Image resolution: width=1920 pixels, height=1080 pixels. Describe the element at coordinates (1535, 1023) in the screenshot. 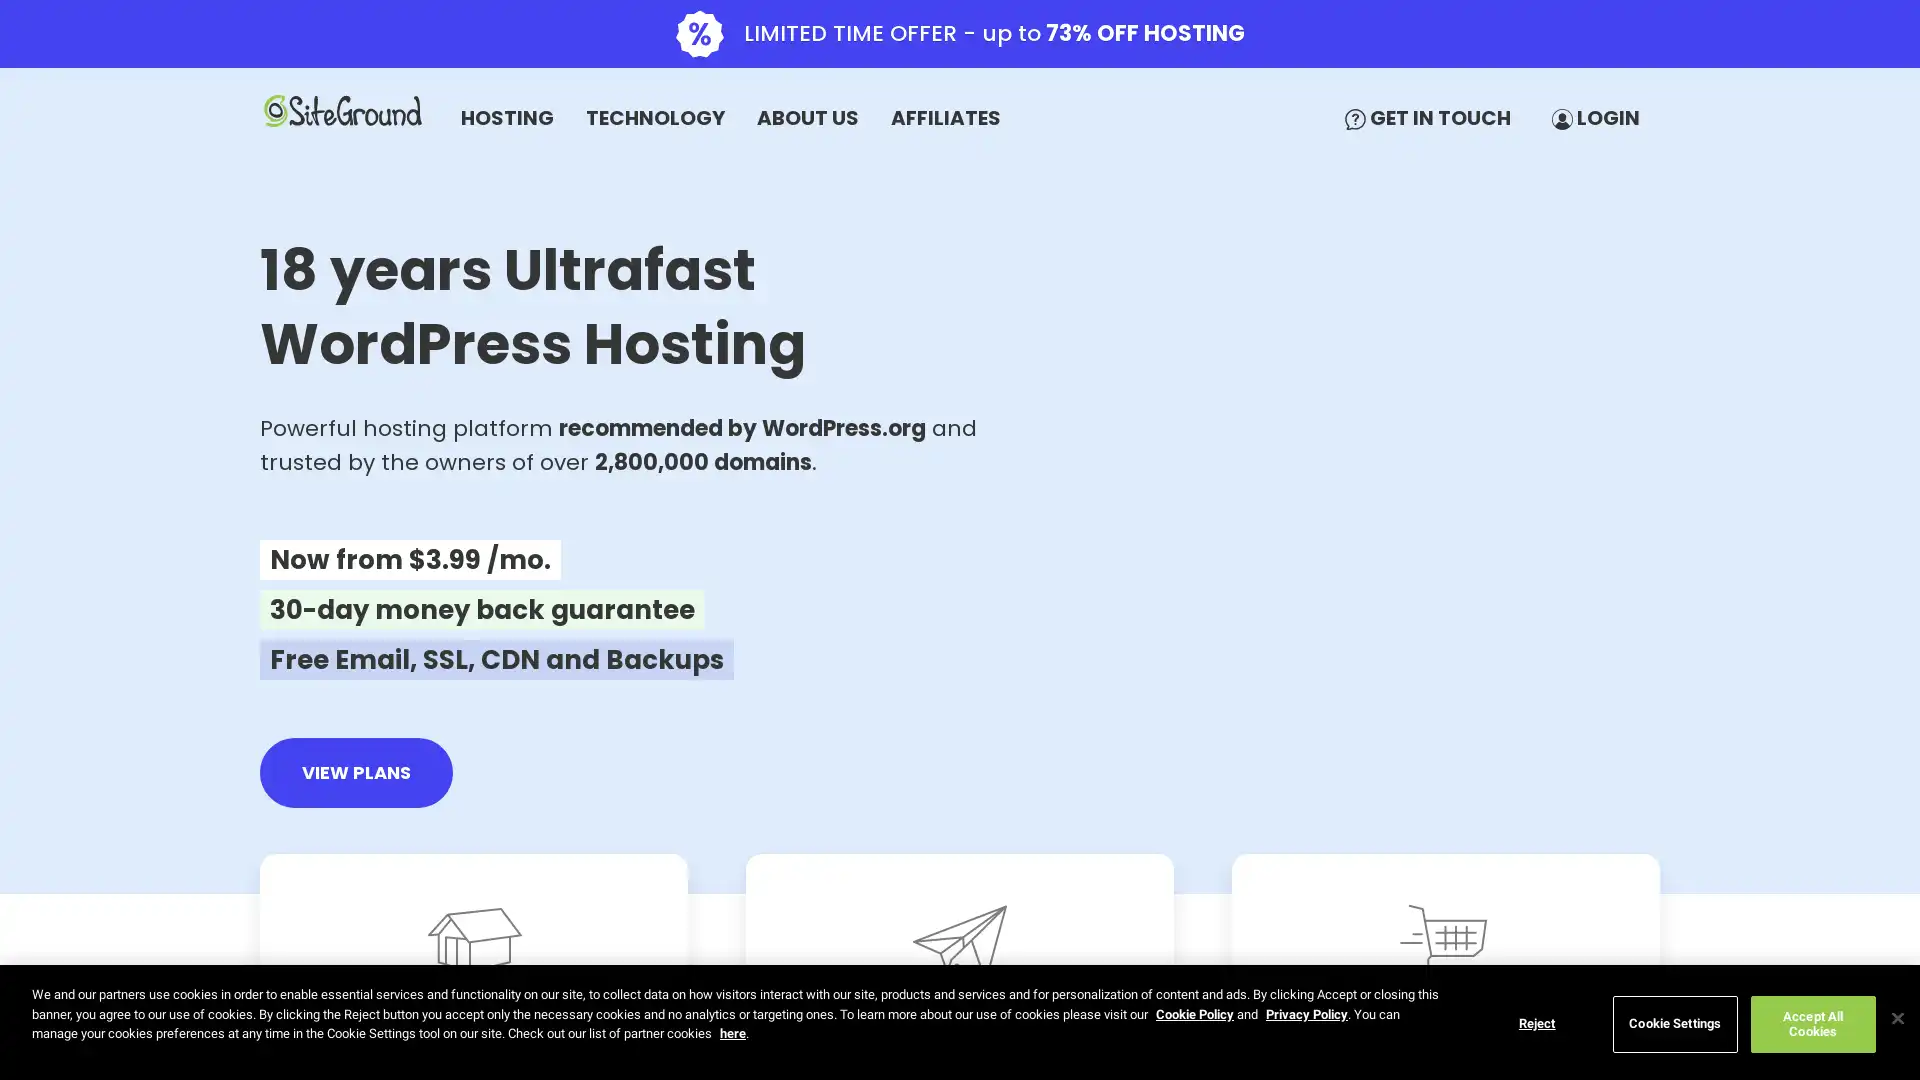

I see `Reject` at that location.